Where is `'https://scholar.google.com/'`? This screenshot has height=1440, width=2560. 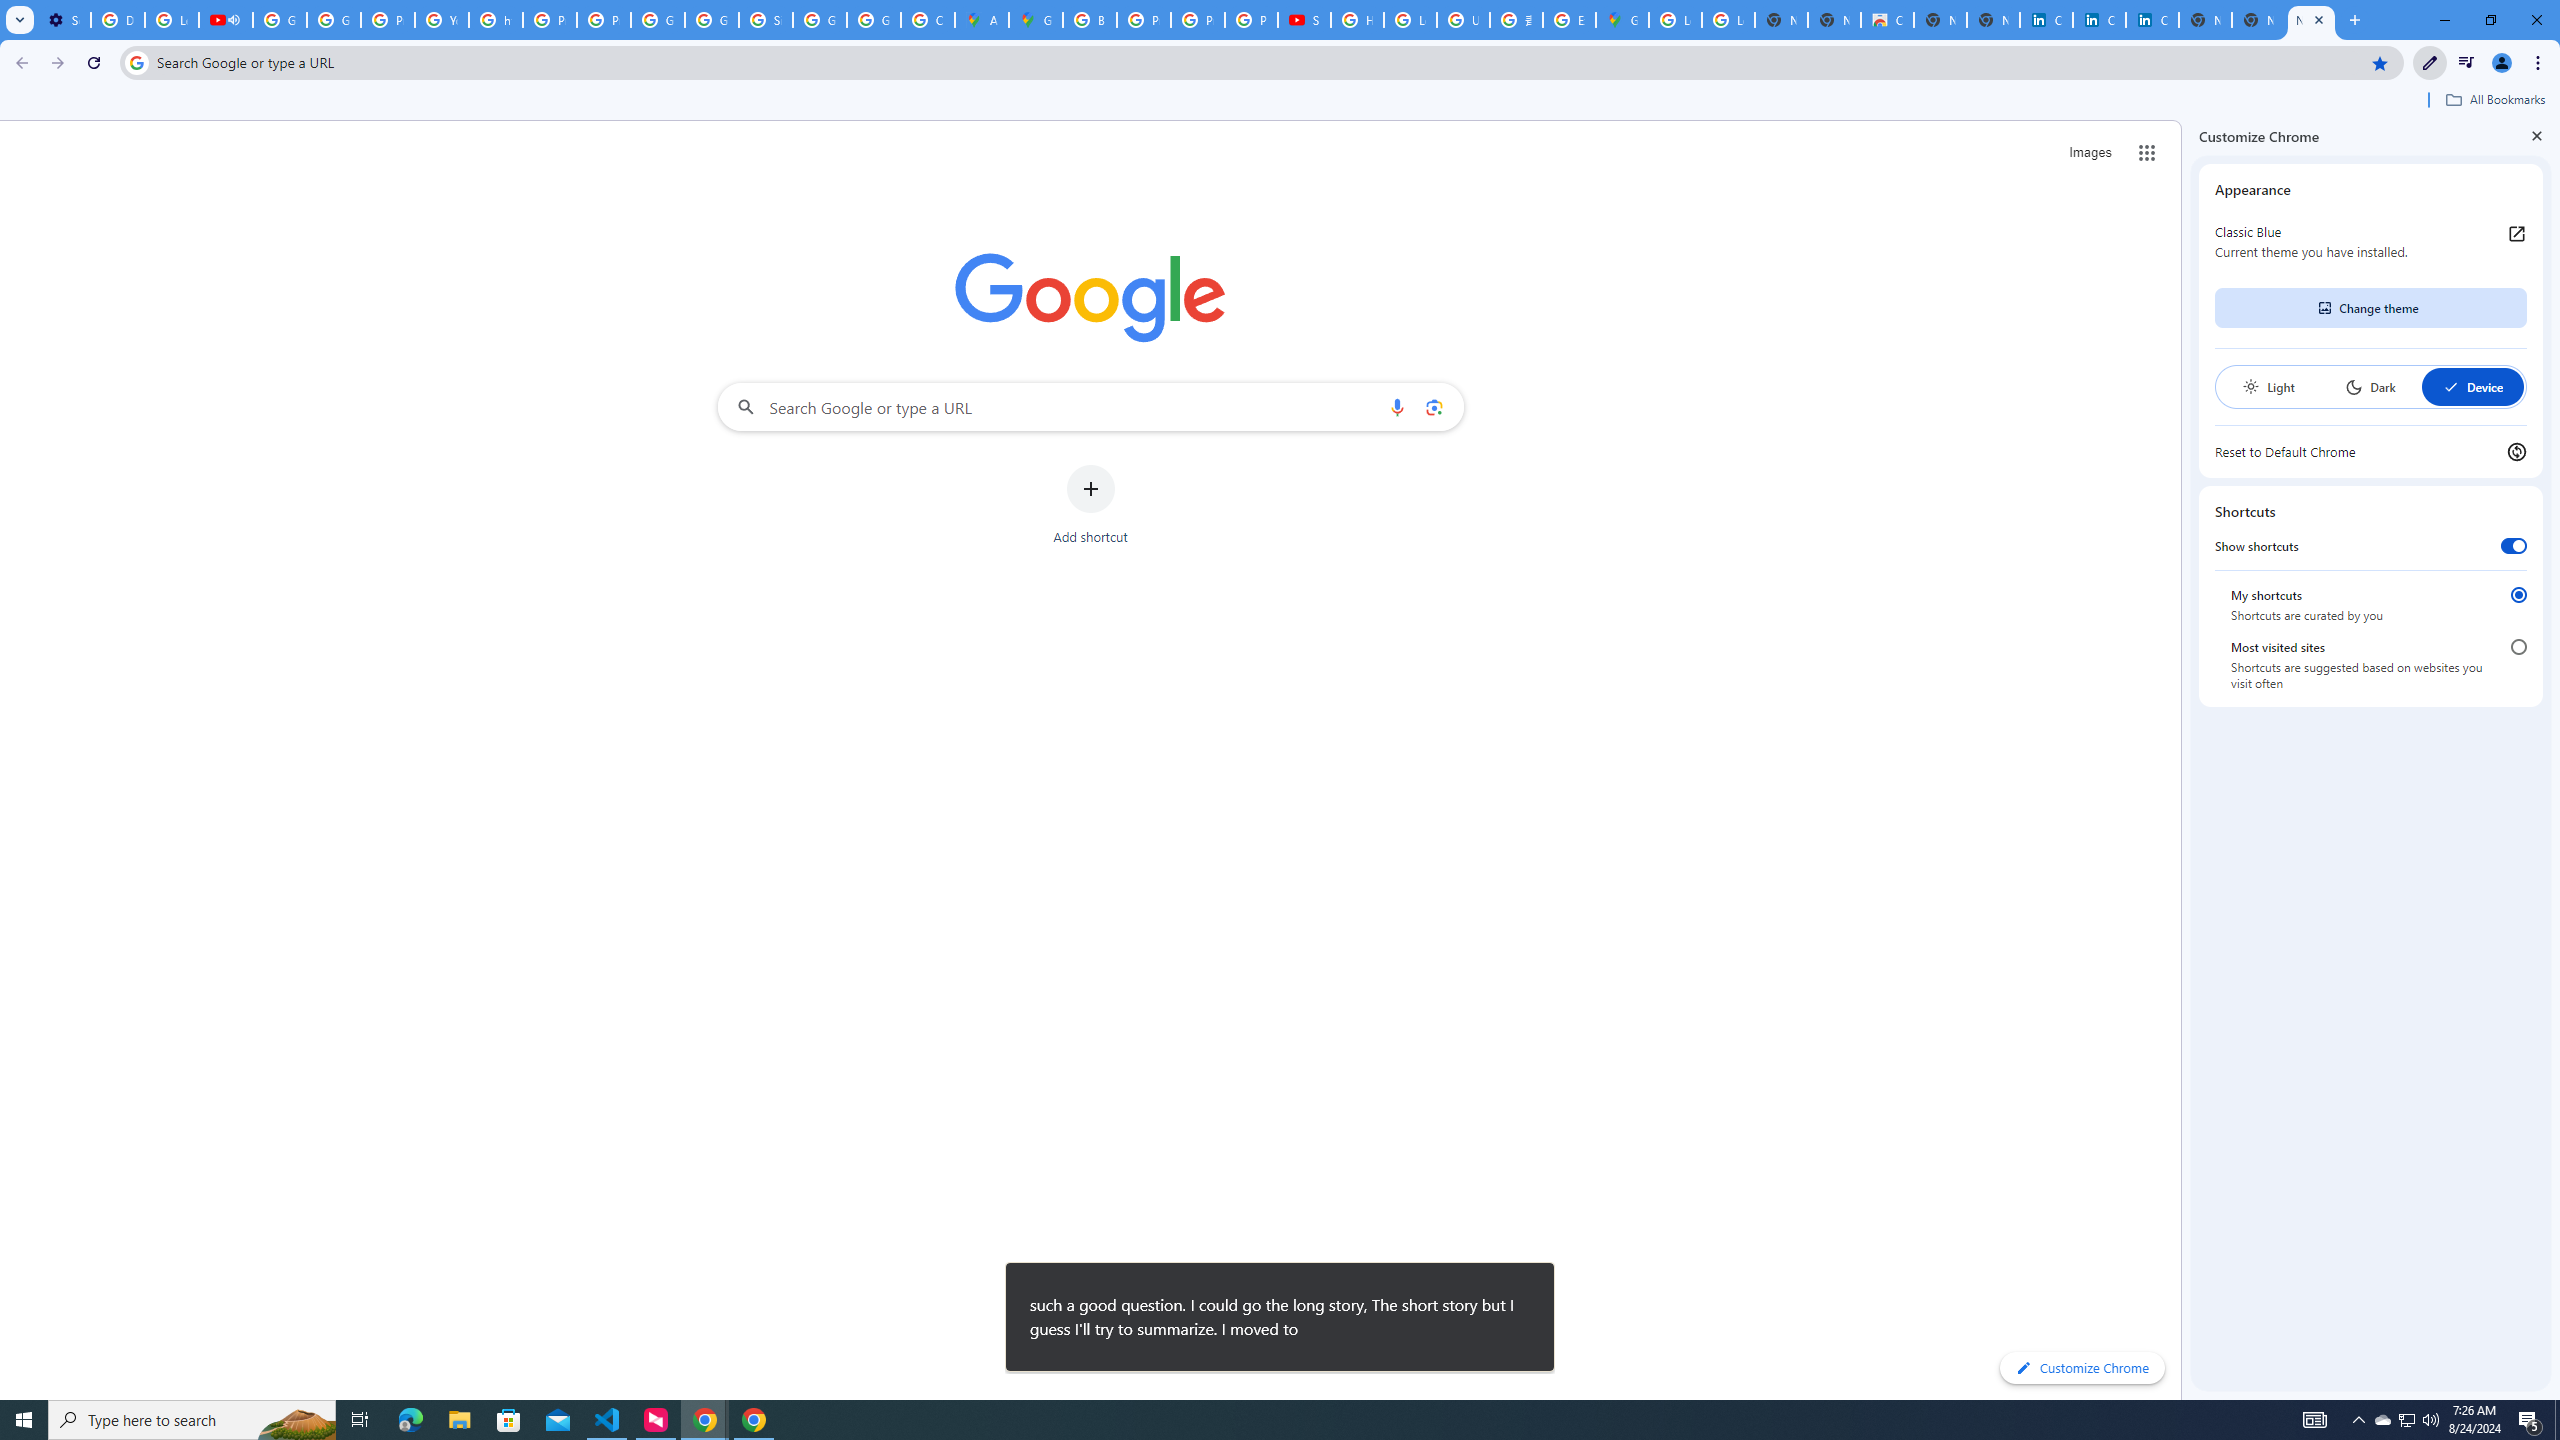
'https://scholar.google.com/' is located at coordinates (496, 19).